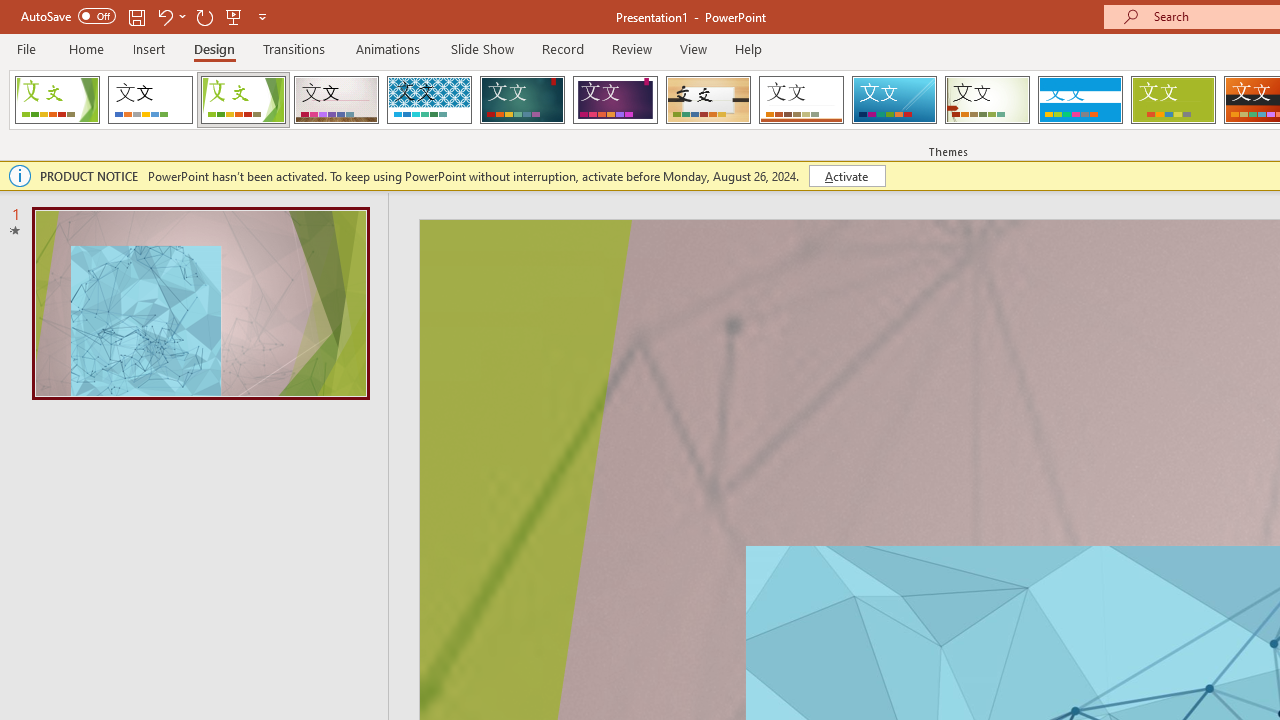  I want to click on 'FadeVTI', so click(57, 100).